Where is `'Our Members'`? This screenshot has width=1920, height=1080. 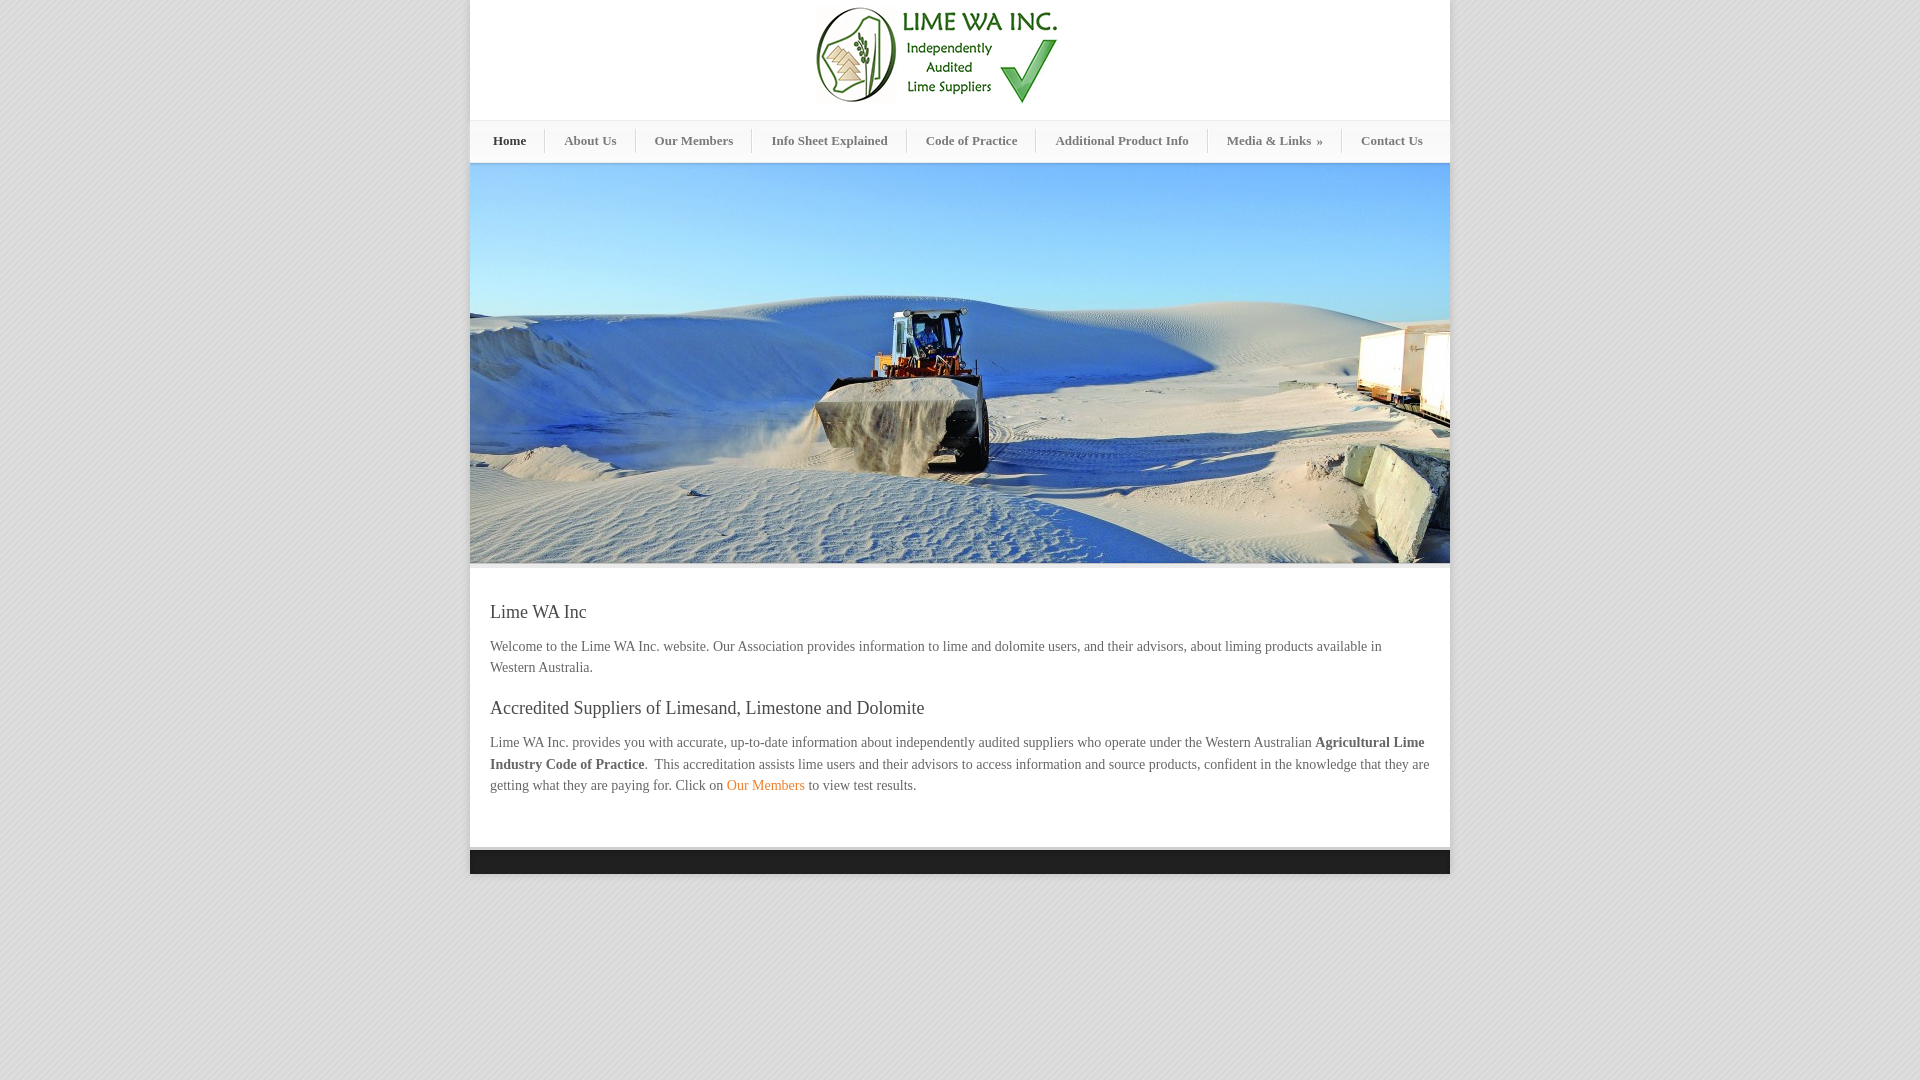
'Our Members' is located at coordinates (694, 140).